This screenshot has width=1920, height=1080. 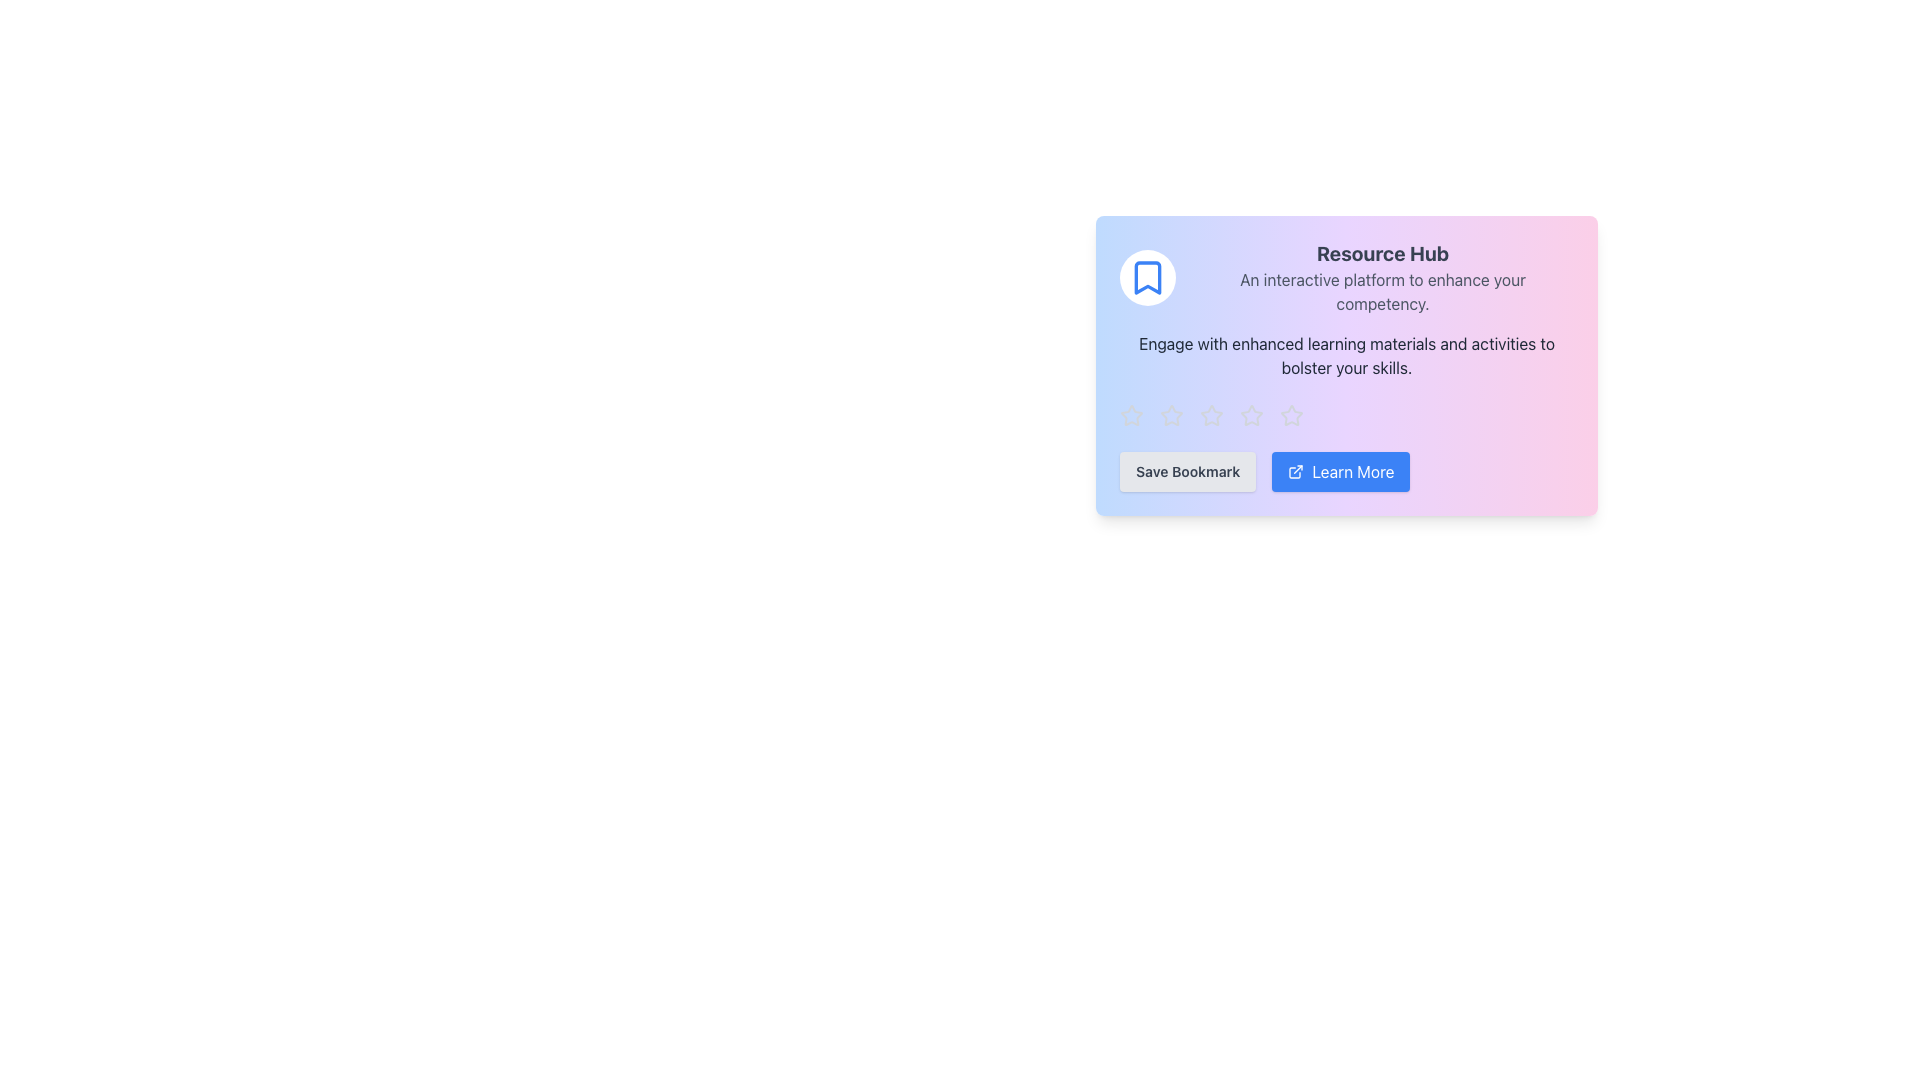 I want to click on the Text Display element titled 'Resource Hub' which provides a description 'An interactive platform to enhance your competency.', so click(x=1381, y=277).